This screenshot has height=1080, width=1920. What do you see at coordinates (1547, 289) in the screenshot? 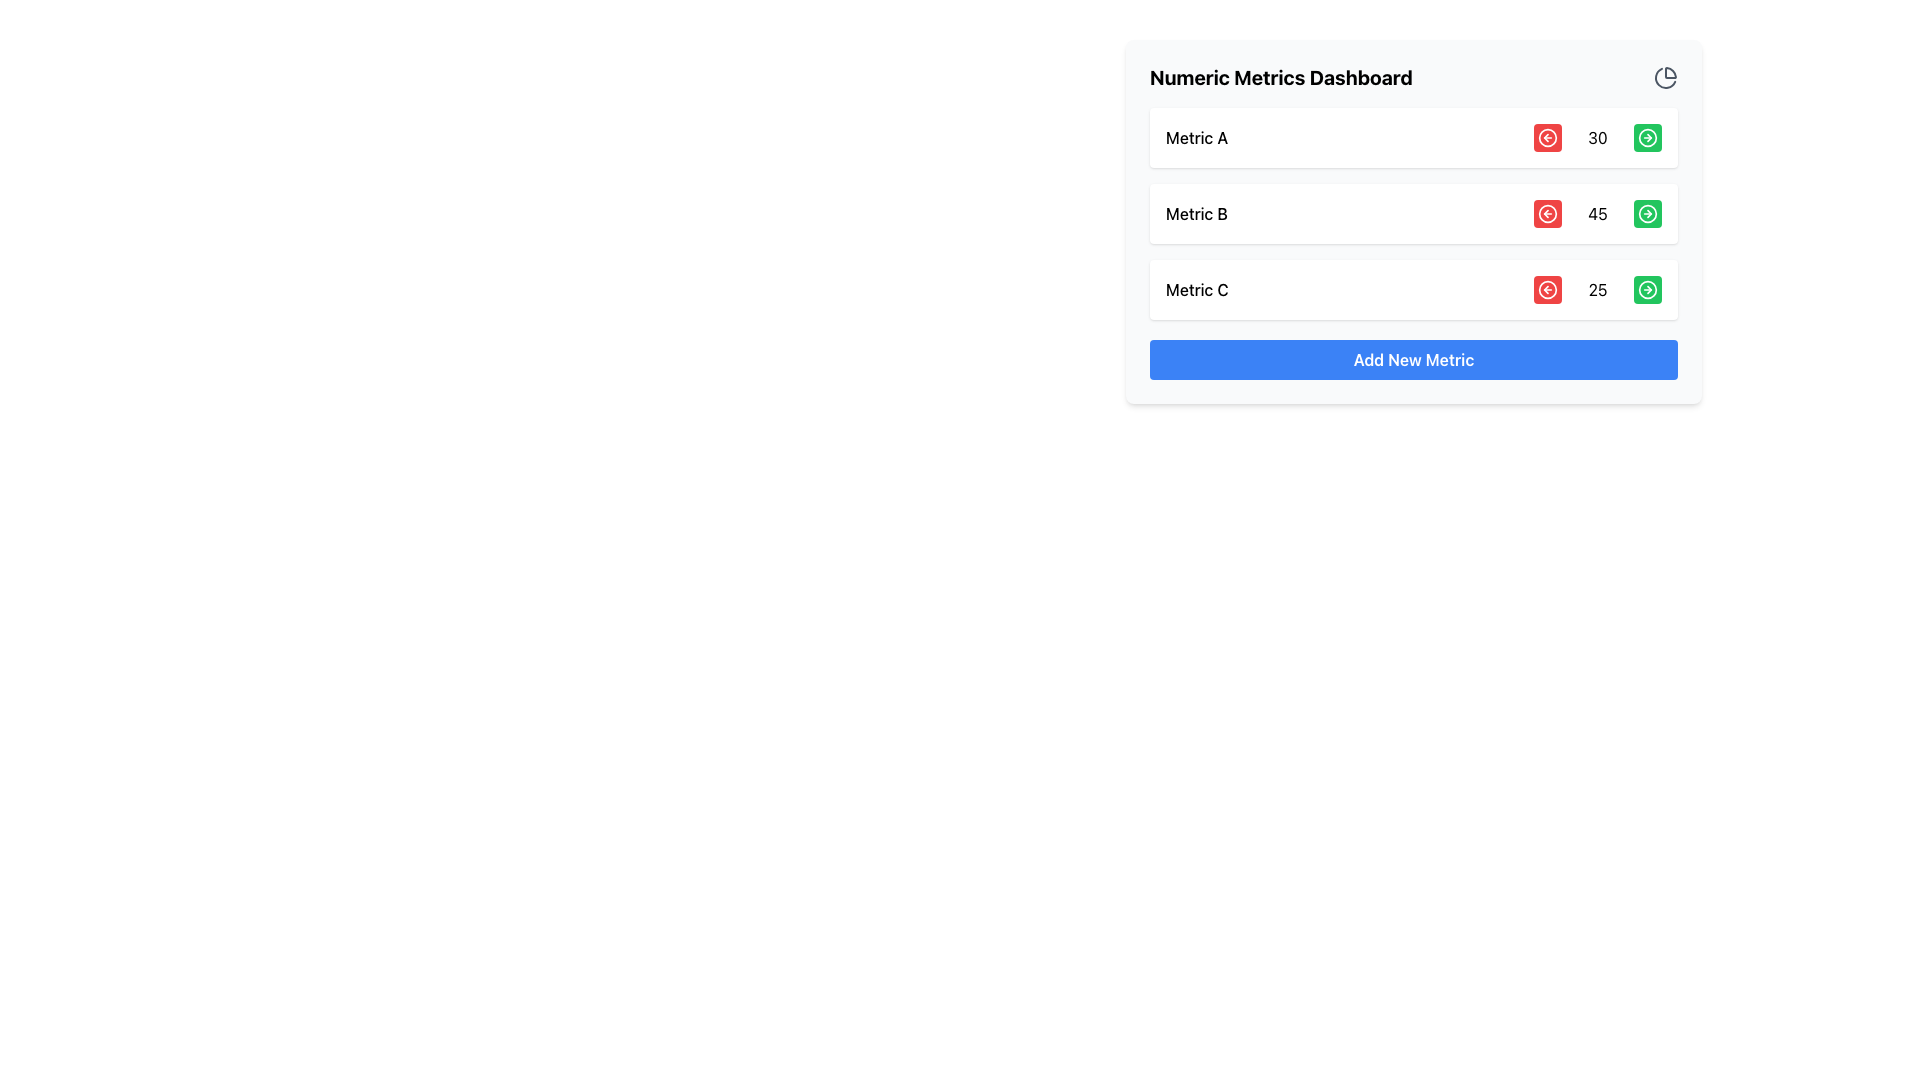
I see `inner-most circular vector graphic of the red icon in the Metric C row of the dashboard by hovering over it` at bounding box center [1547, 289].